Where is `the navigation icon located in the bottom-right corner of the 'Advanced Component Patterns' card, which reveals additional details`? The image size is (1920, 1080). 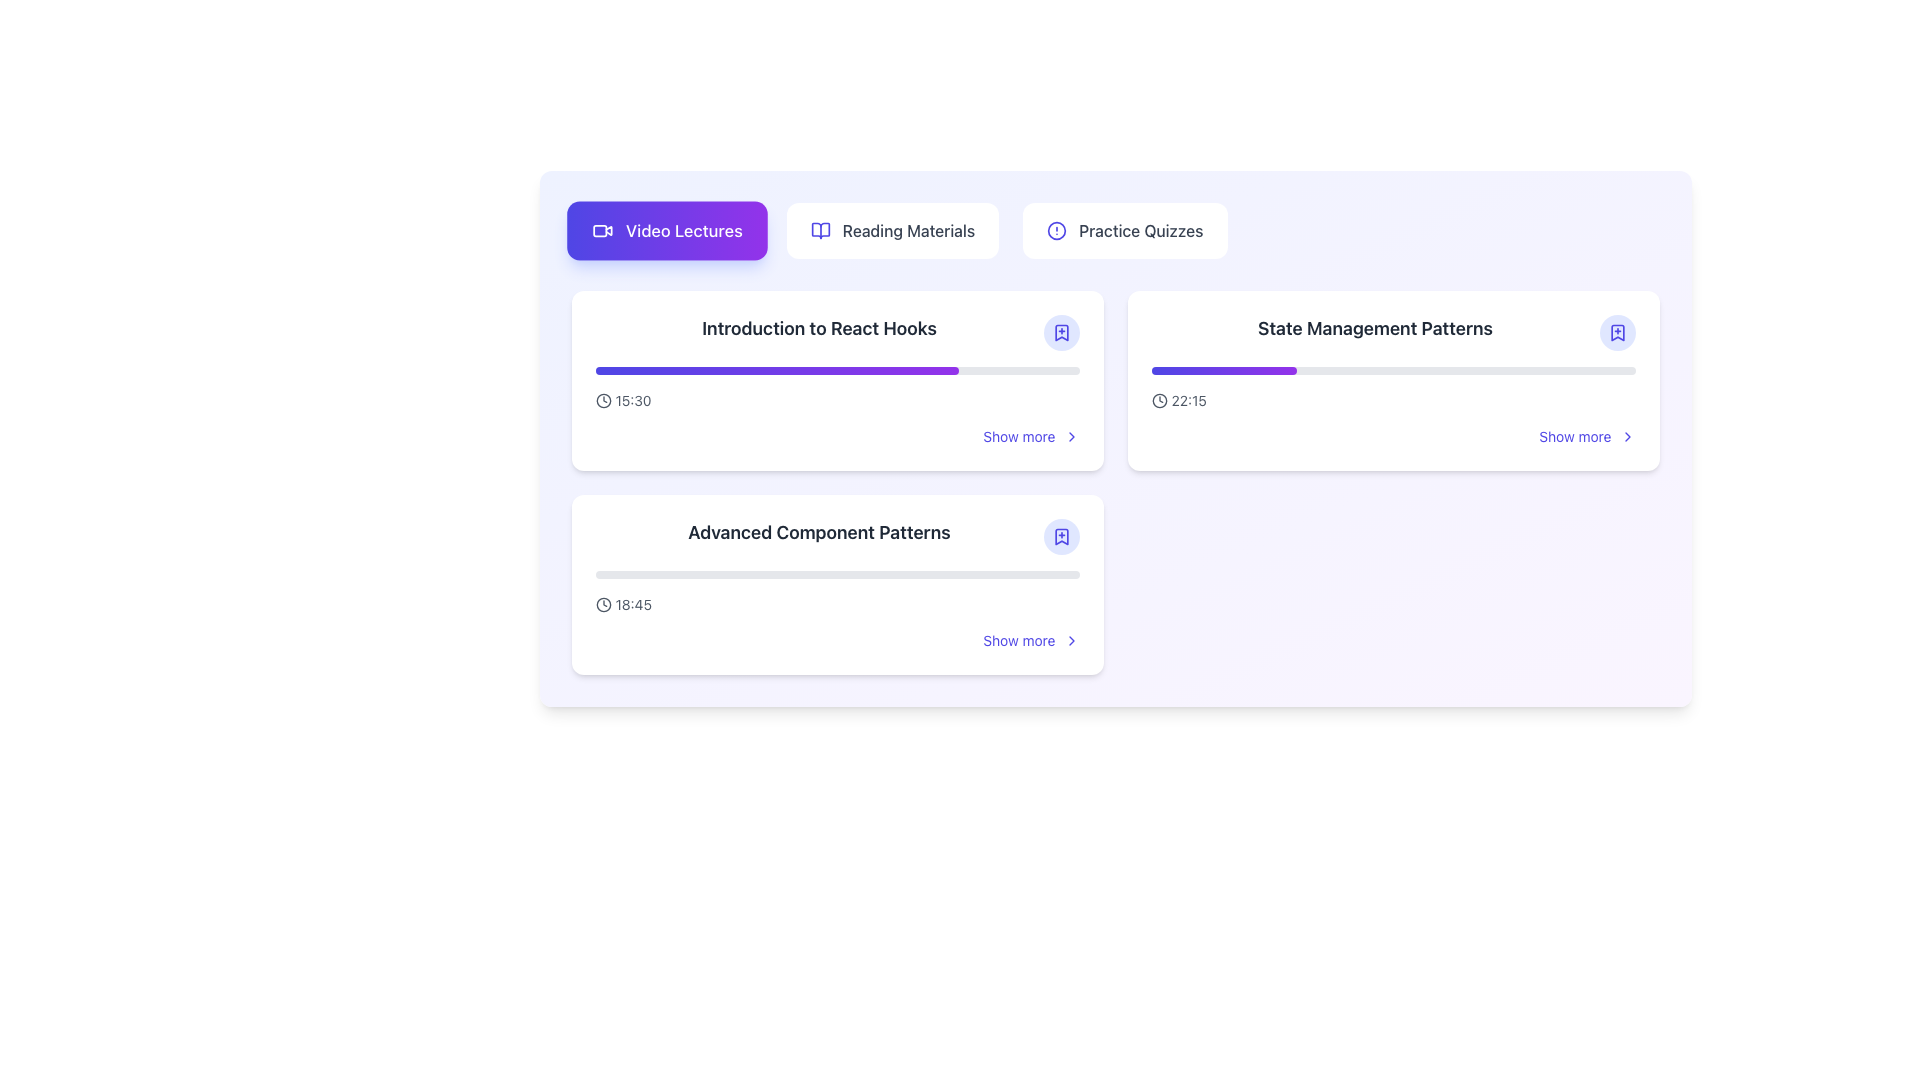
the navigation icon located in the bottom-right corner of the 'Advanced Component Patterns' card, which reveals additional details is located at coordinates (1070, 640).